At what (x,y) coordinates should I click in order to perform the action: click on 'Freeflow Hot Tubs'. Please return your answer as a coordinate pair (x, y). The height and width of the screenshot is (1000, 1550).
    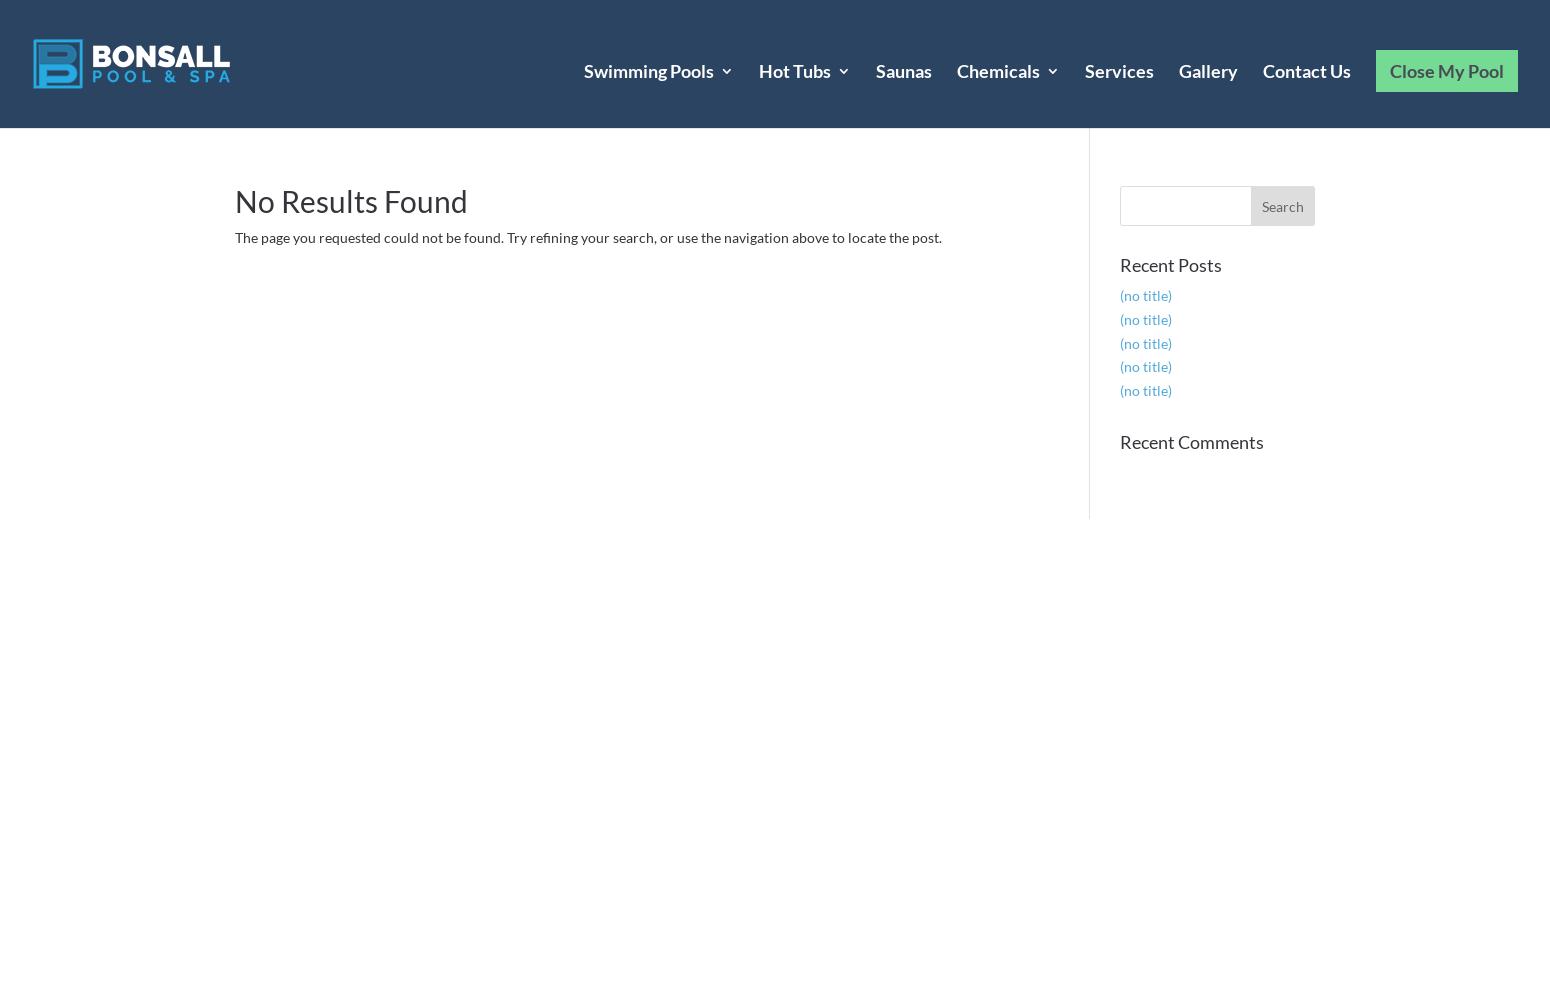
    Looking at the image, I should click on (872, 210).